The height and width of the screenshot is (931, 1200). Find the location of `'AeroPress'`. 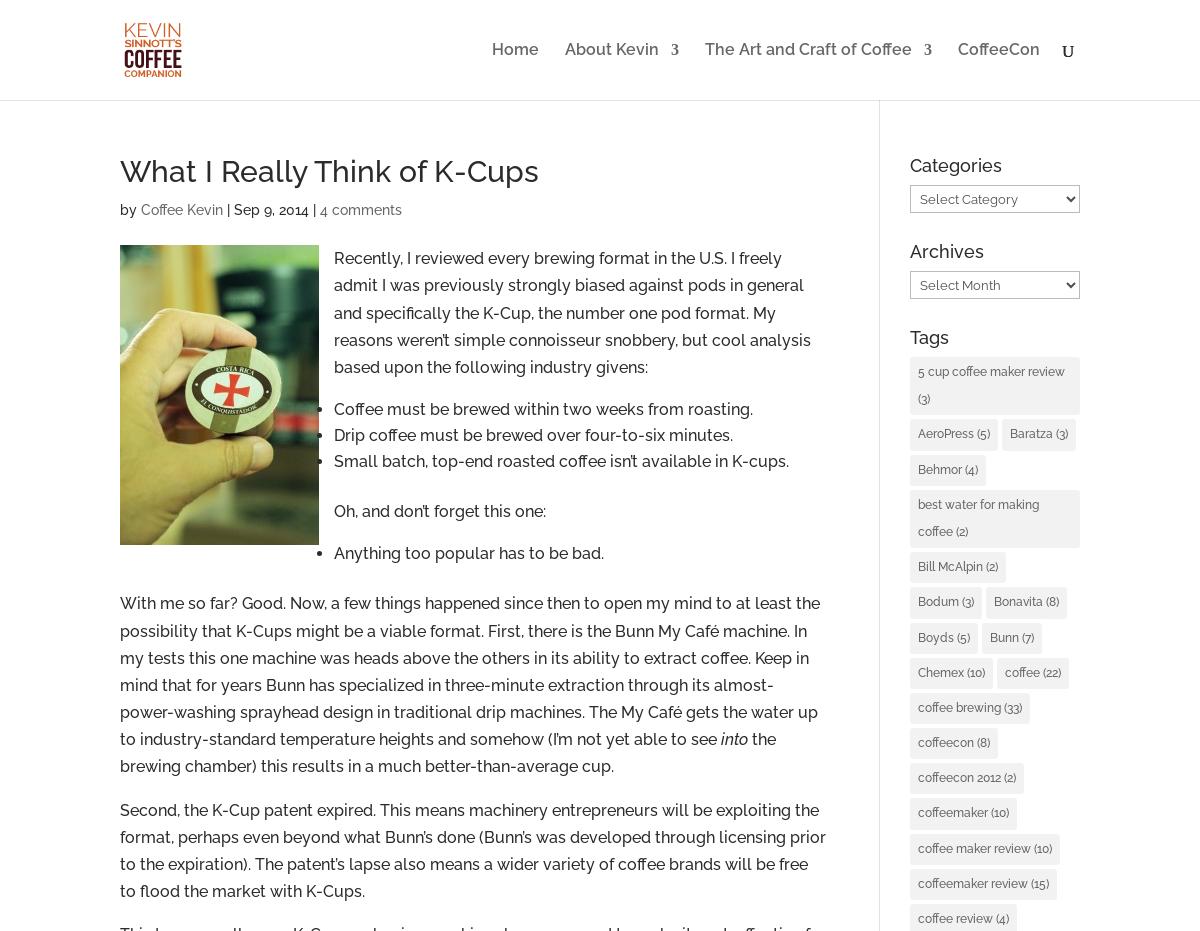

'AeroPress' is located at coordinates (945, 433).